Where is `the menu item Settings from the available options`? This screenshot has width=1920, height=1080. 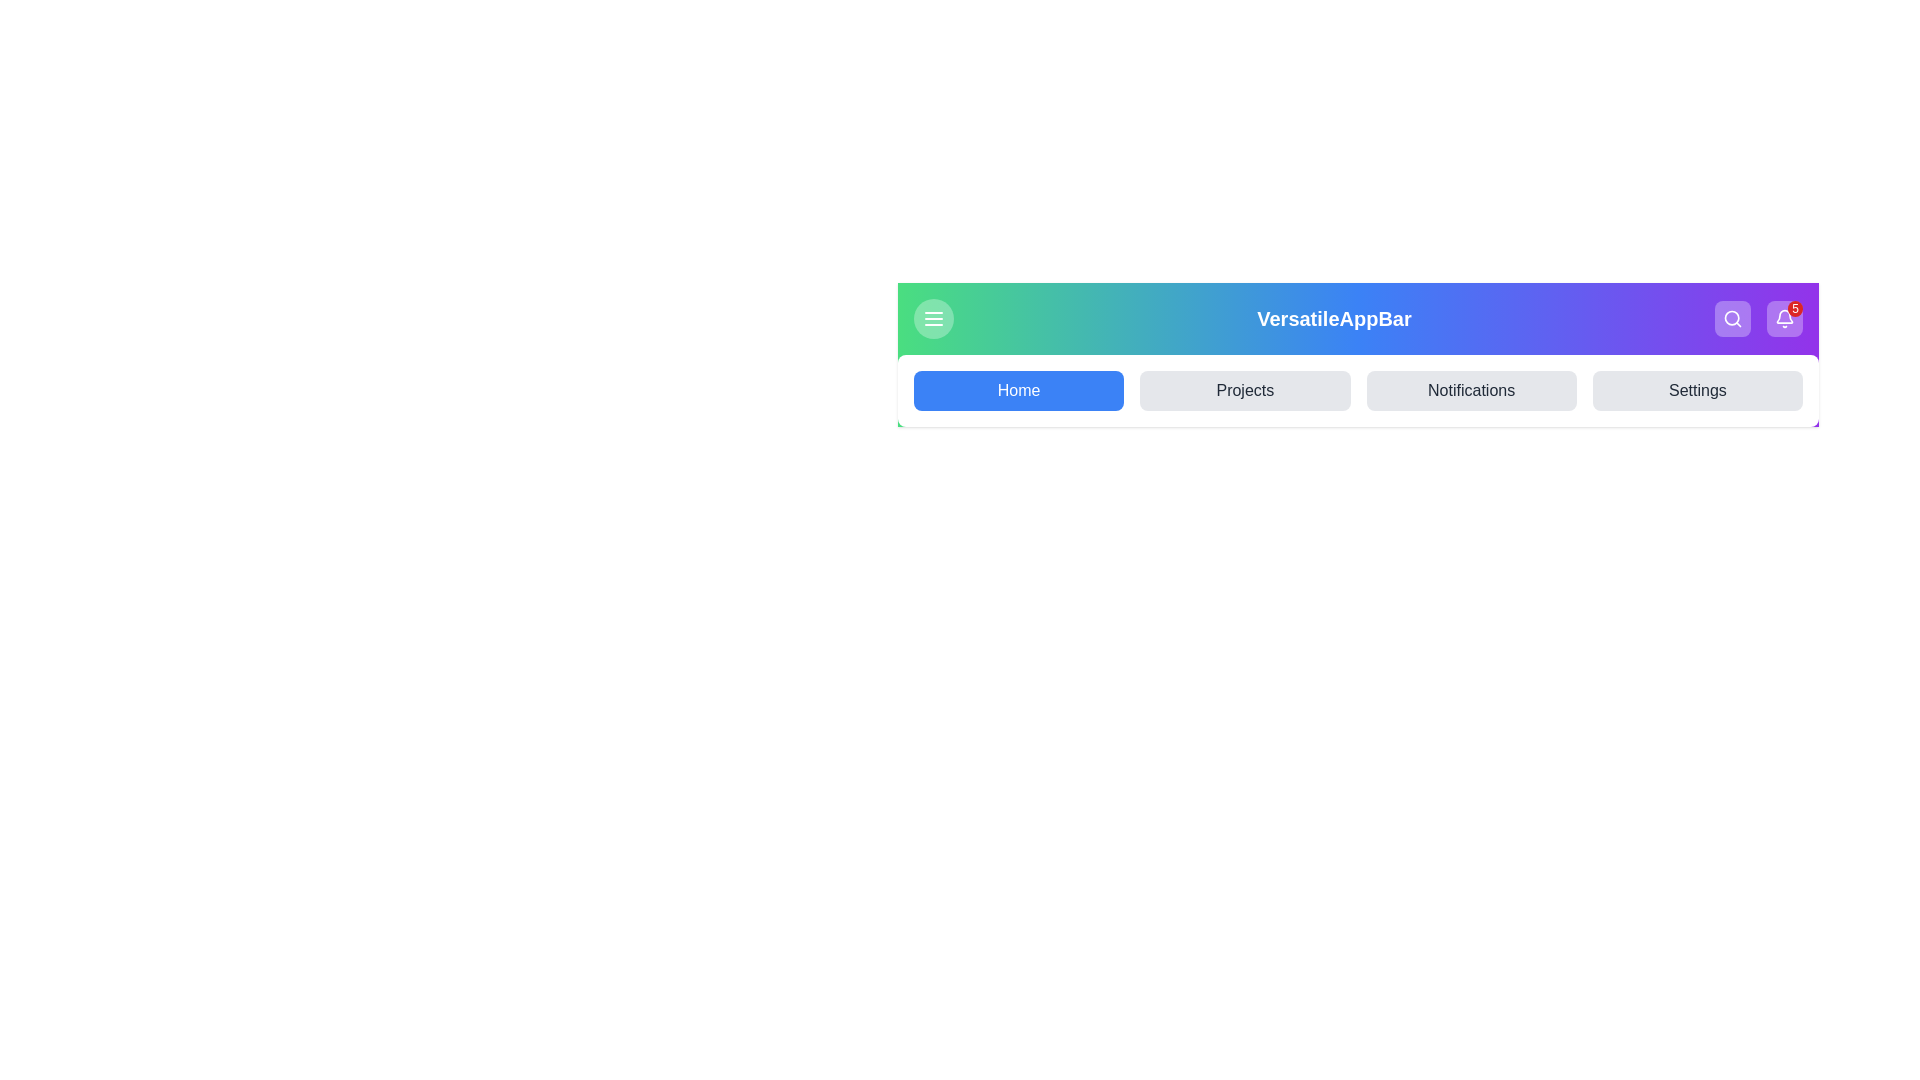 the menu item Settings from the available options is located at coordinates (1696, 390).